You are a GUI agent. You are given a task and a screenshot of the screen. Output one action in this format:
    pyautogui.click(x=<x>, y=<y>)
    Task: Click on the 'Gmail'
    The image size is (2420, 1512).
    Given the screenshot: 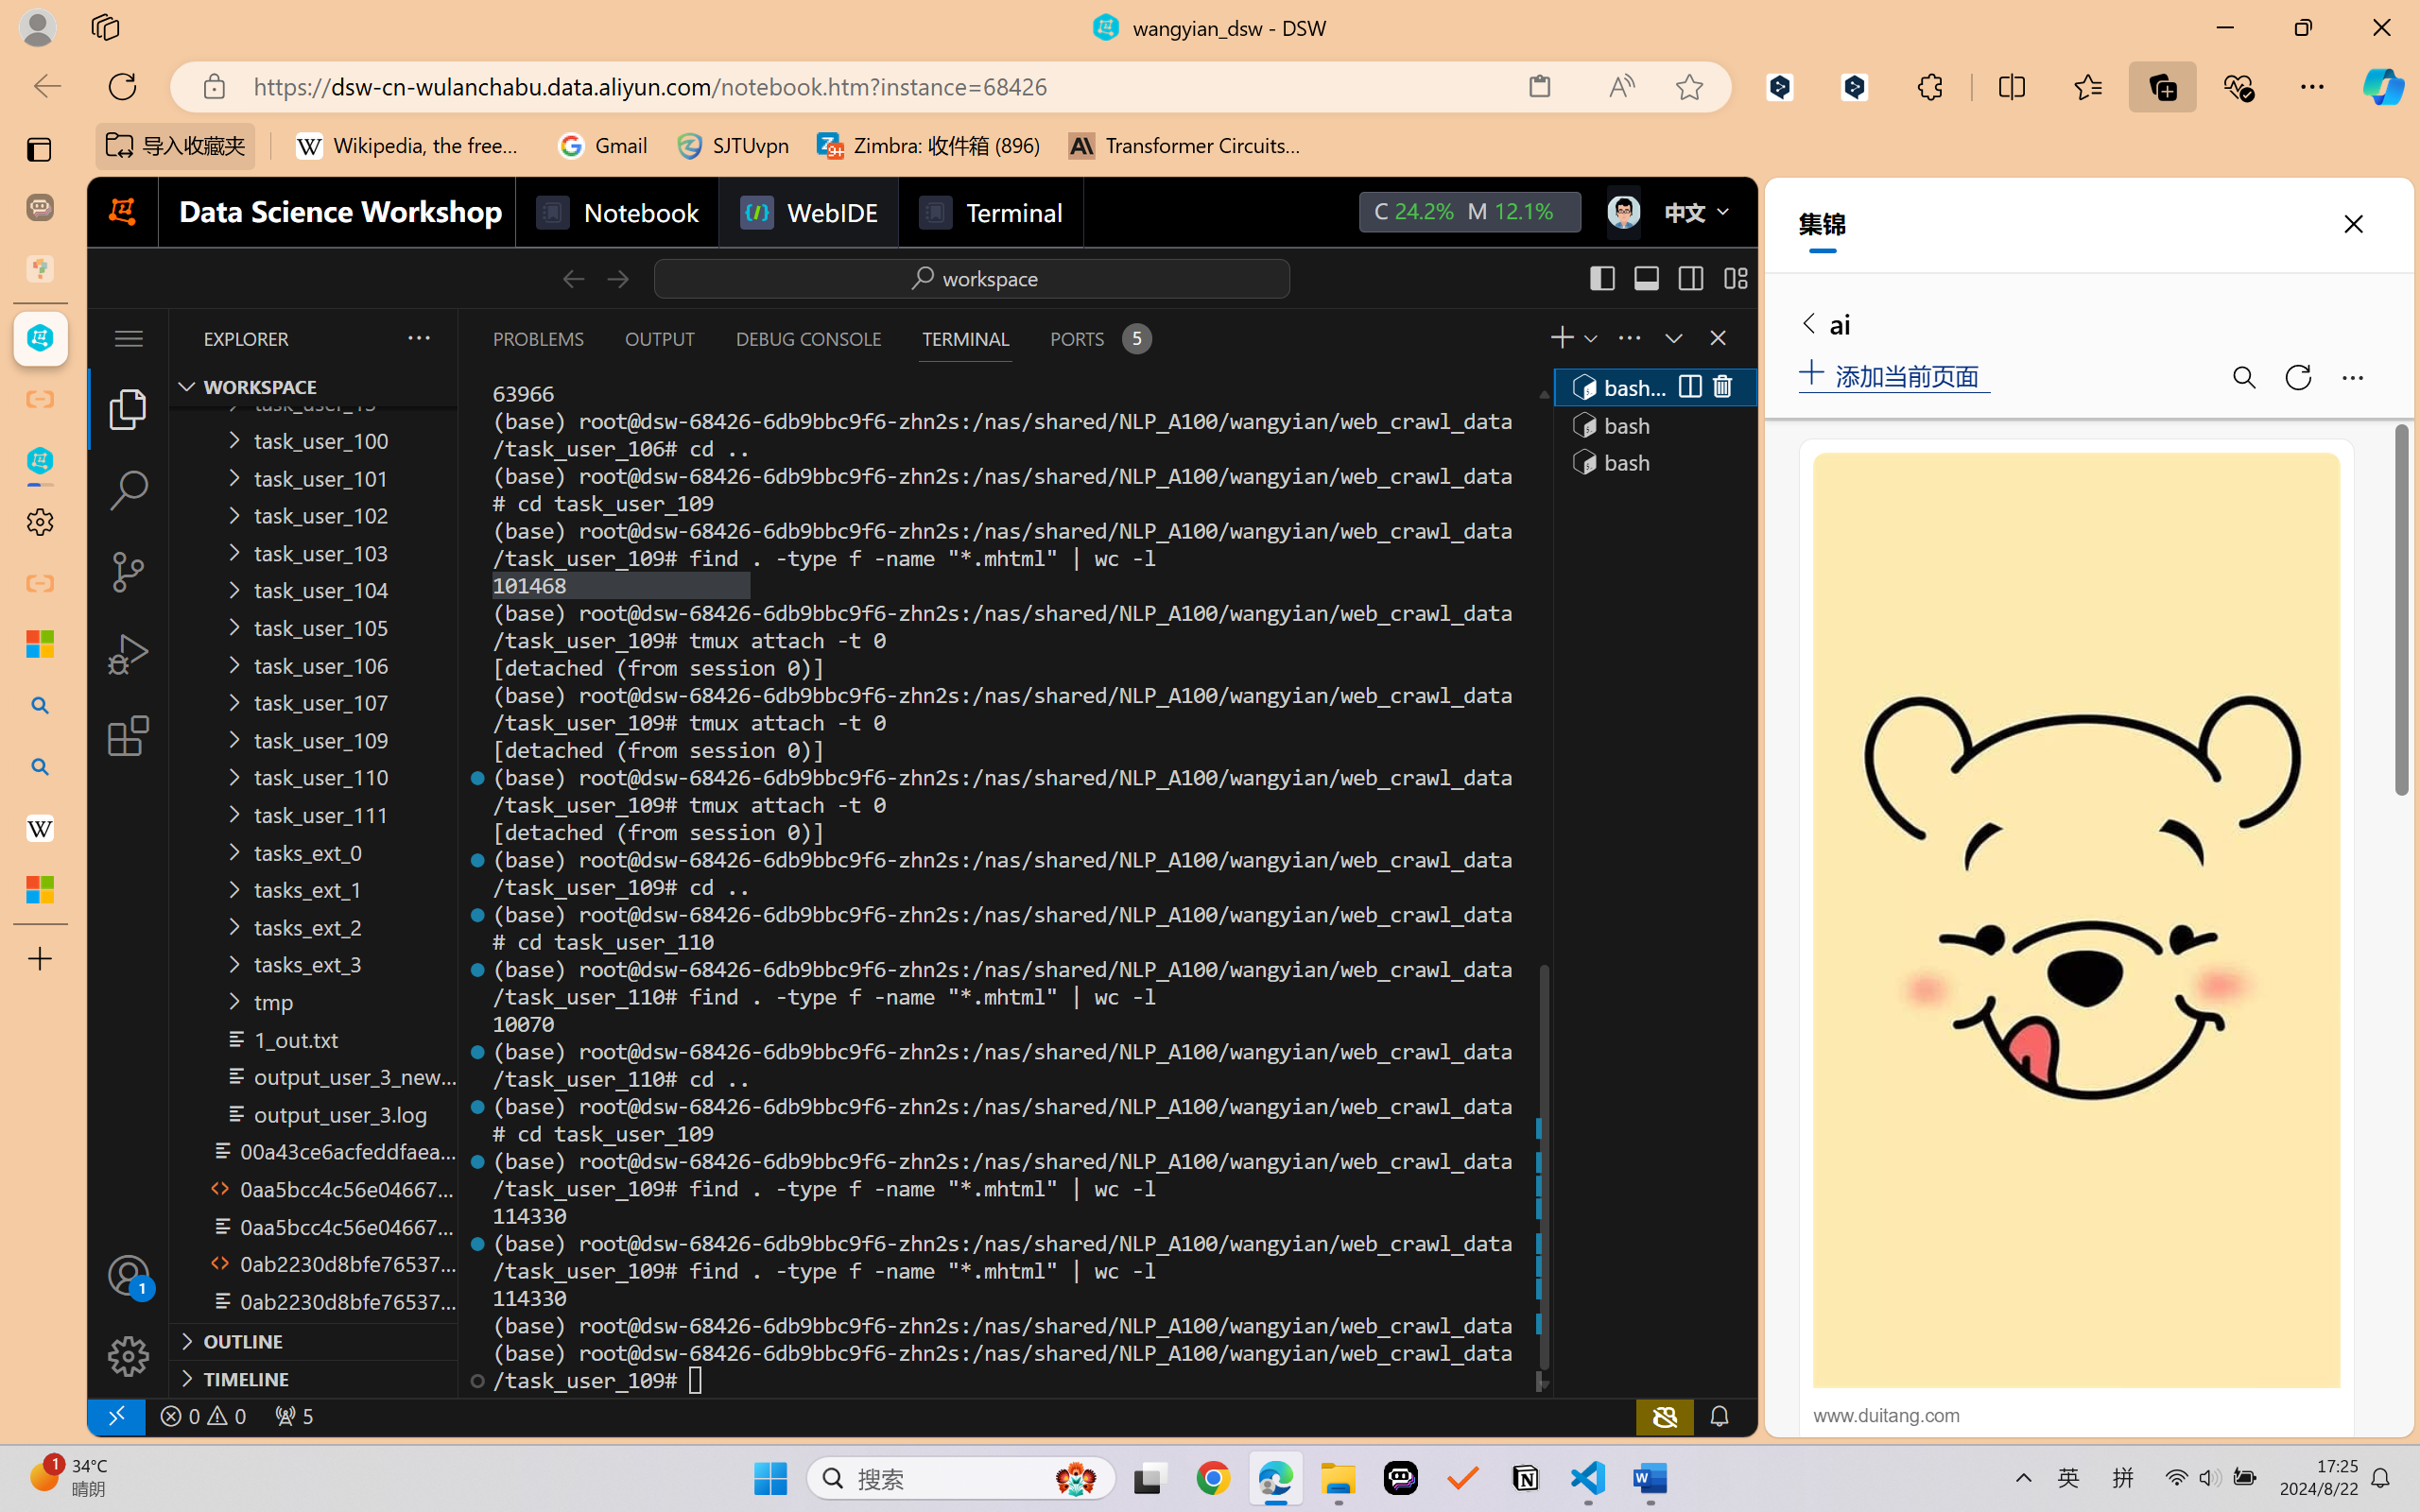 What is the action you would take?
    pyautogui.click(x=601, y=145)
    